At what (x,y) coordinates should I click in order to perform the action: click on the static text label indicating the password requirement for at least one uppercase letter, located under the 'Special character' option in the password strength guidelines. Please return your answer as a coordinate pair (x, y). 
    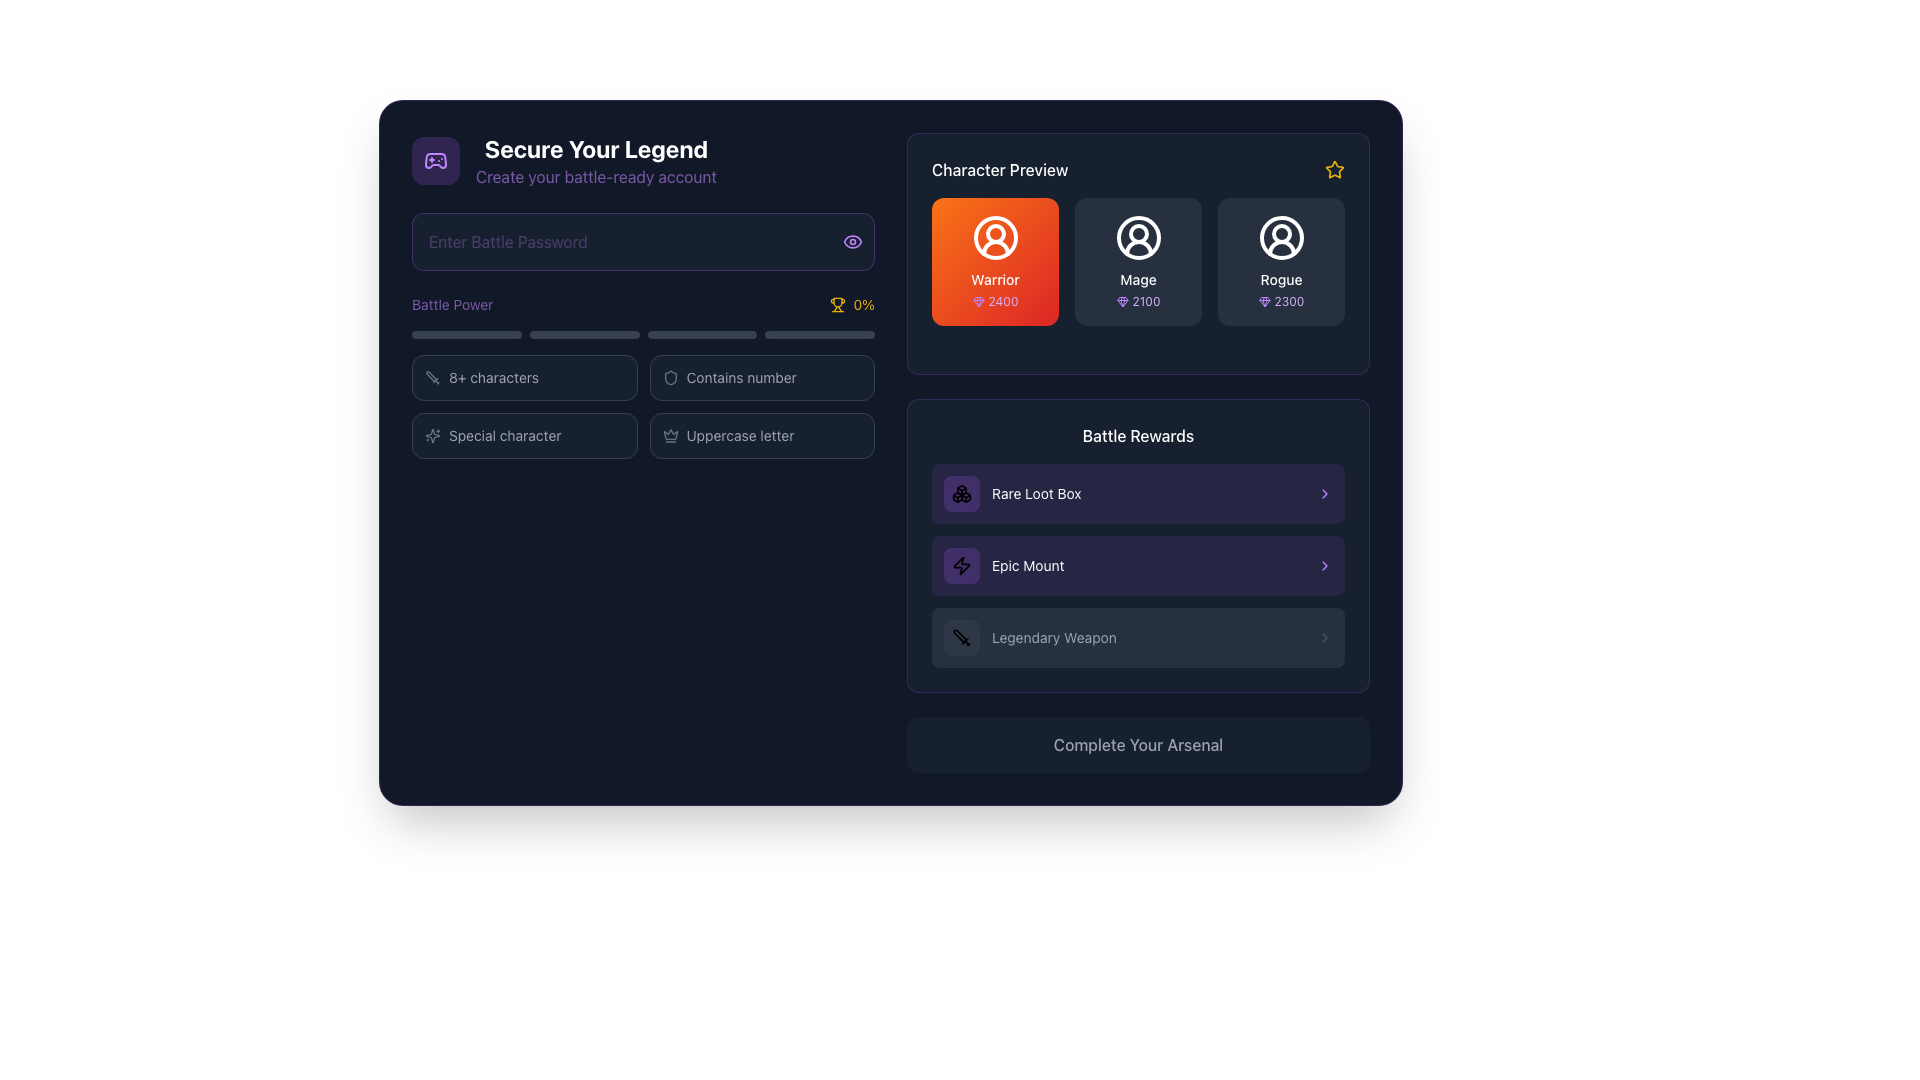
    Looking at the image, I should click on (739, 434).